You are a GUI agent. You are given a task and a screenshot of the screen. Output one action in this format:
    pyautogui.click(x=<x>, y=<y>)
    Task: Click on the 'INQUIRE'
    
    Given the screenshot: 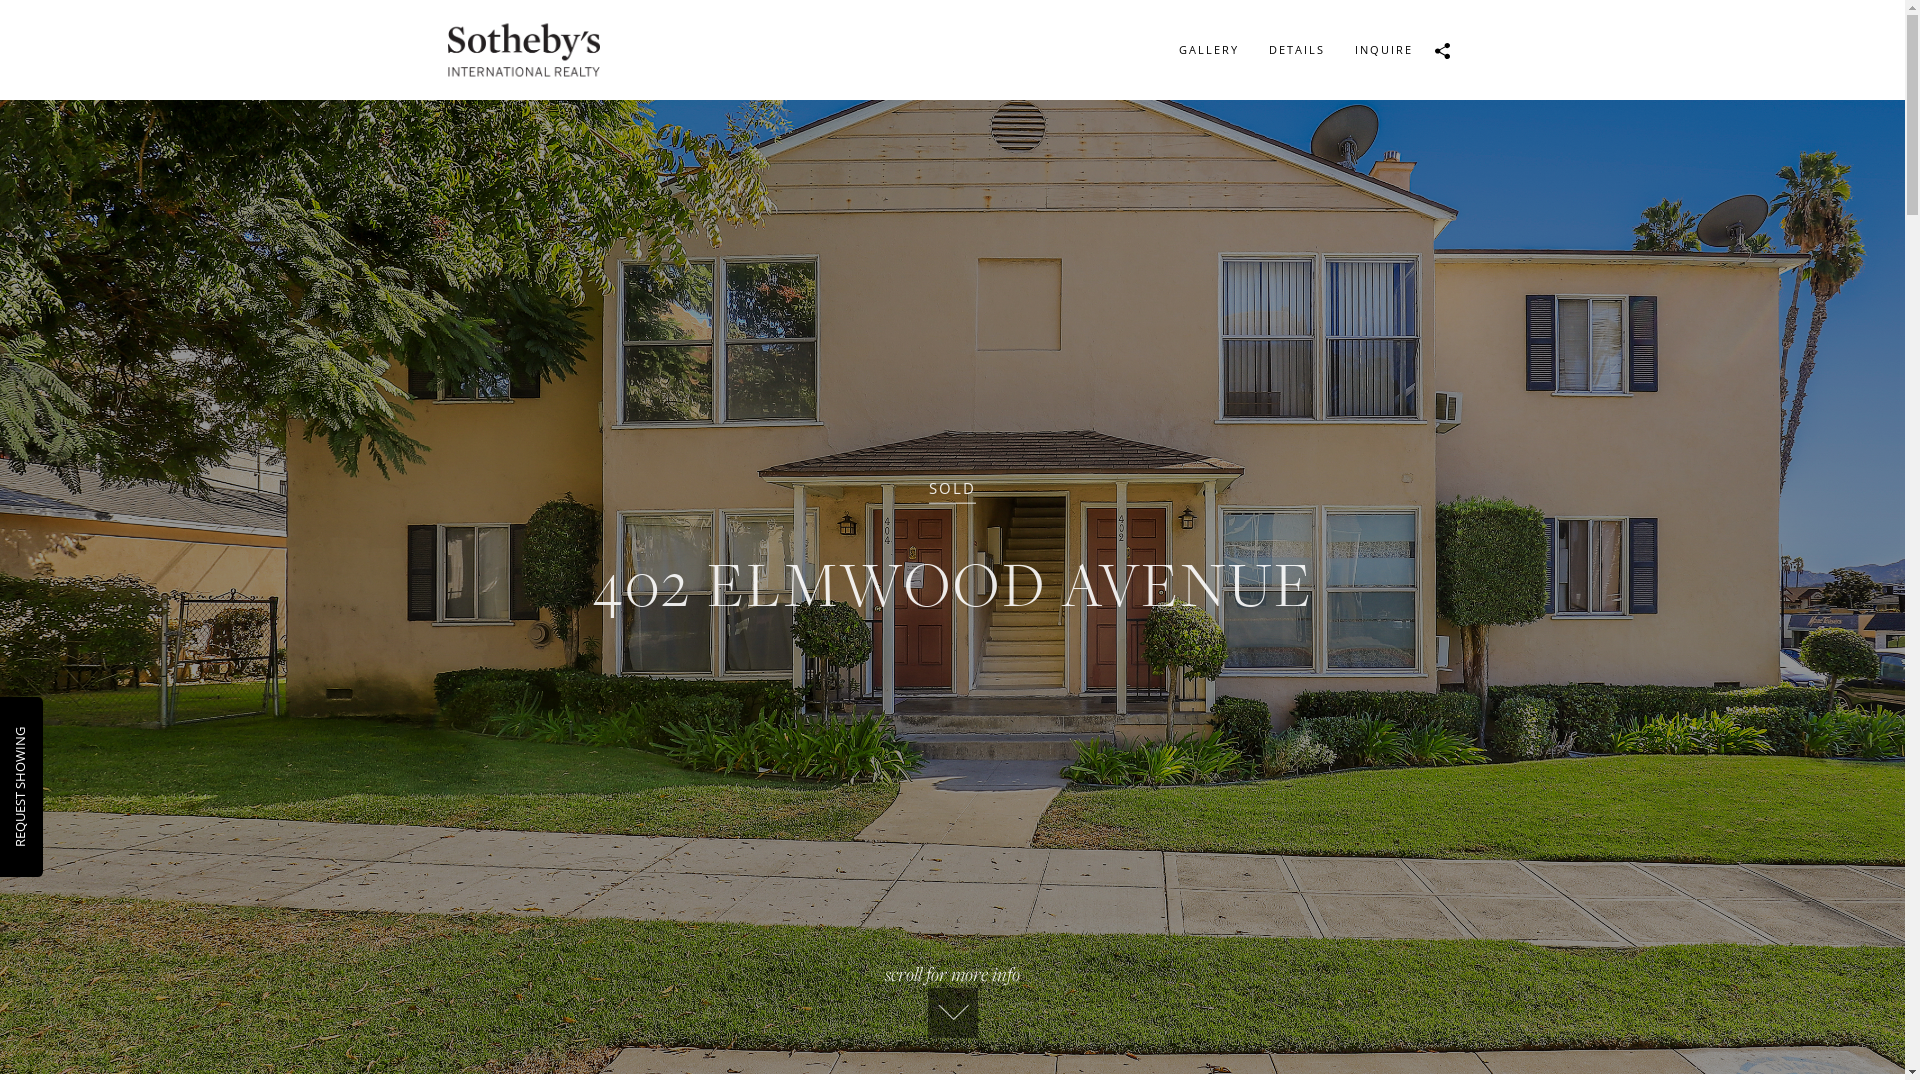 What is the action you would take?
    pyautogui.click(x=1382, y=49)
    